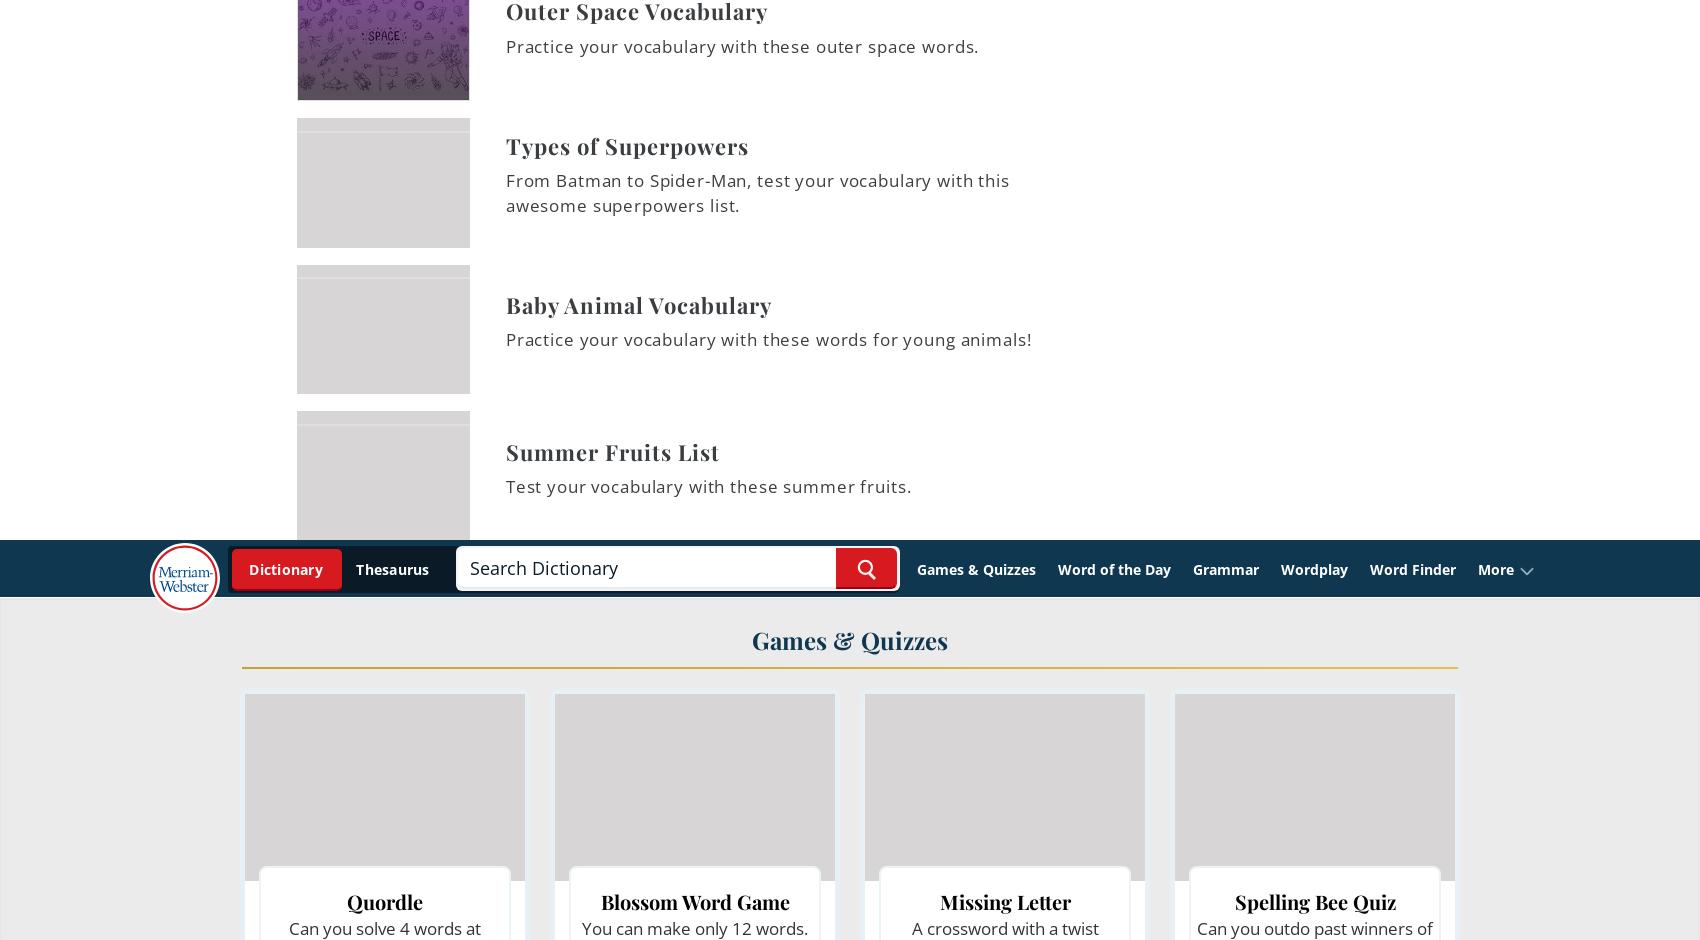 This screenshot has height=940, width=1700. I want to click on 'p', so click(930, 46).